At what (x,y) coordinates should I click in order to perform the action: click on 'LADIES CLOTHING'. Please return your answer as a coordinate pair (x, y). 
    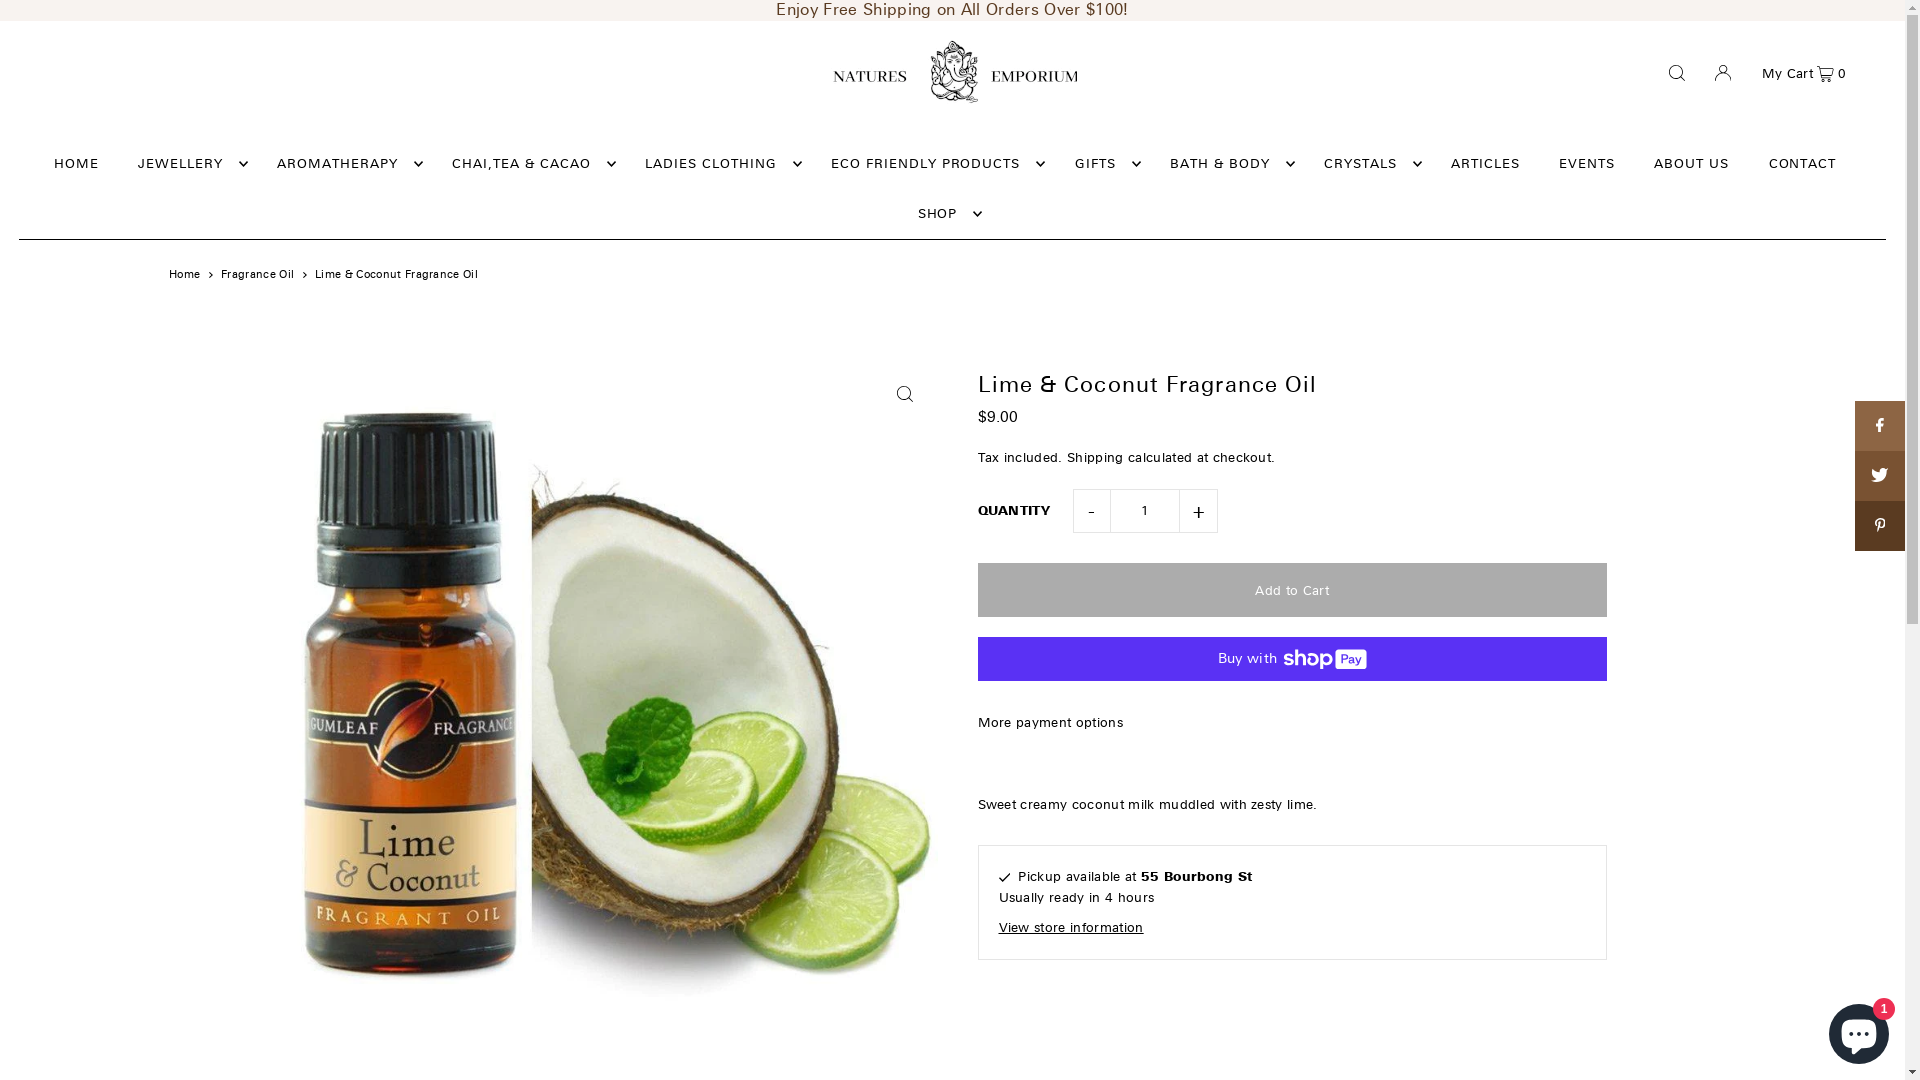
    Looking at the image, I should click on (718, 163).